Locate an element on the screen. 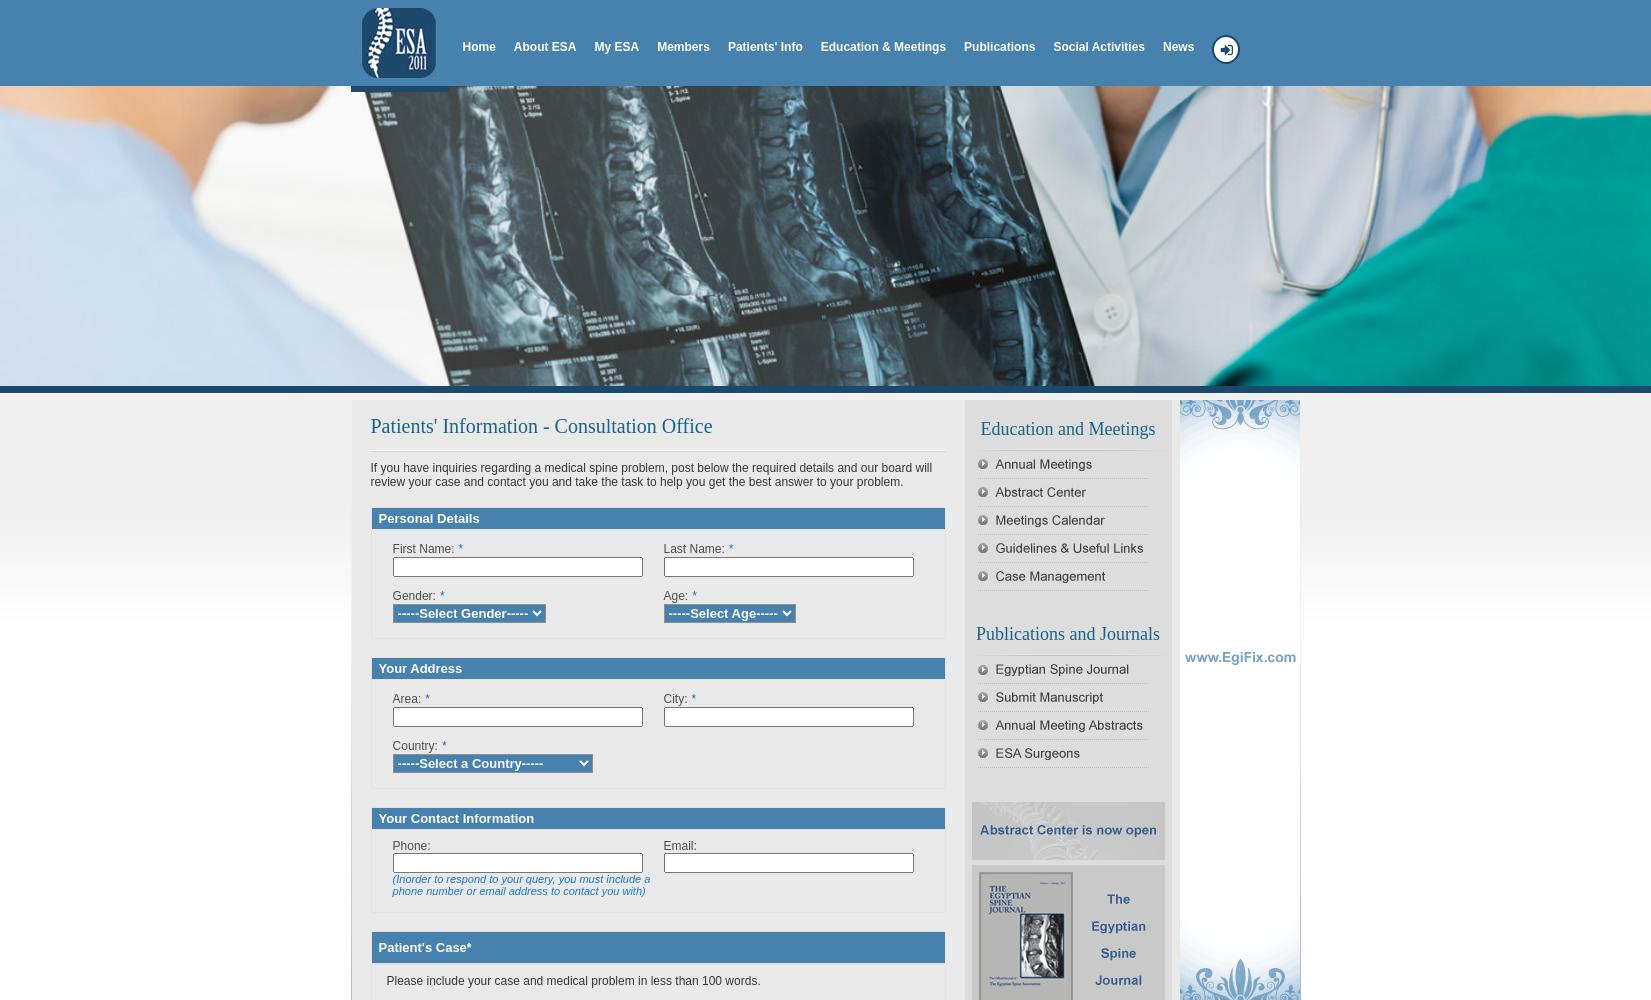 This screenshot has height=1000, width=1651. 'Phone:' is located at coordinates (391, 845).